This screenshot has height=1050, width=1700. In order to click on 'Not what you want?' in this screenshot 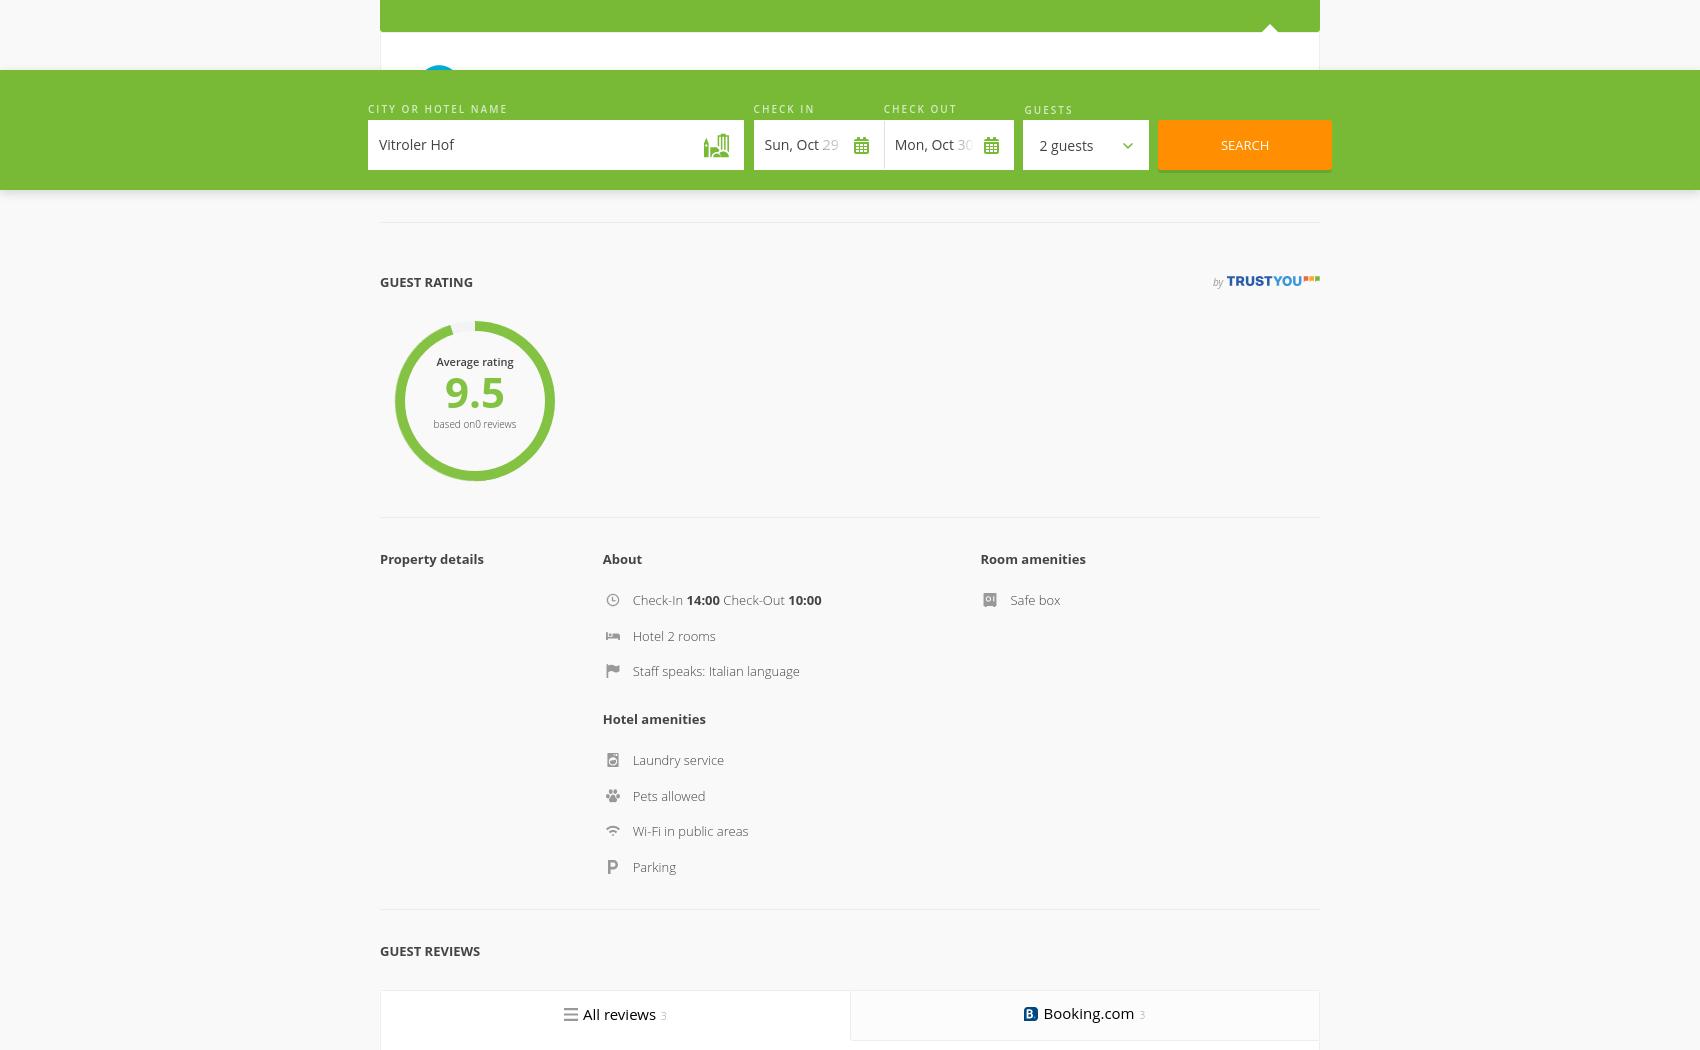, I will do `click(848, 691)`.